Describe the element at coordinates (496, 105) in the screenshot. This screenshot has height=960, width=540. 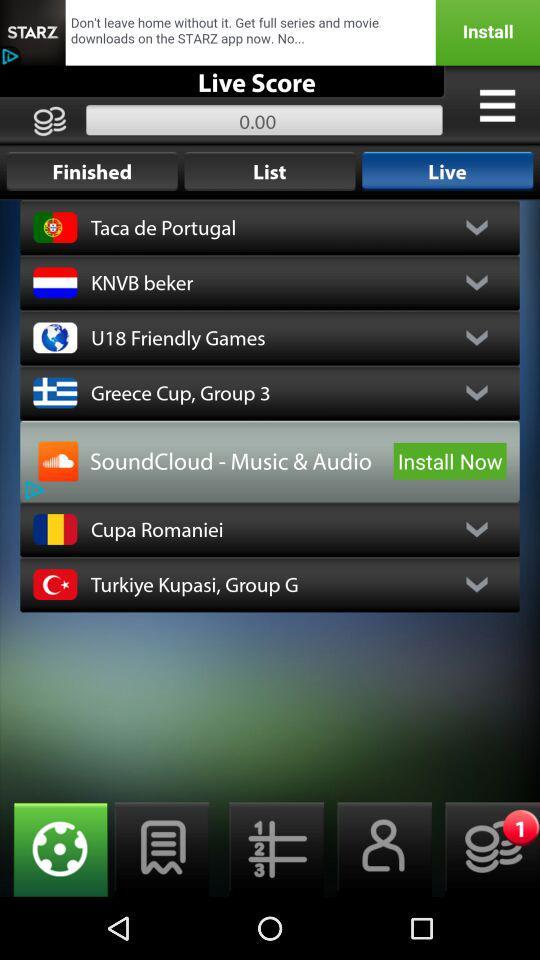
I see `settings icon` at that location.